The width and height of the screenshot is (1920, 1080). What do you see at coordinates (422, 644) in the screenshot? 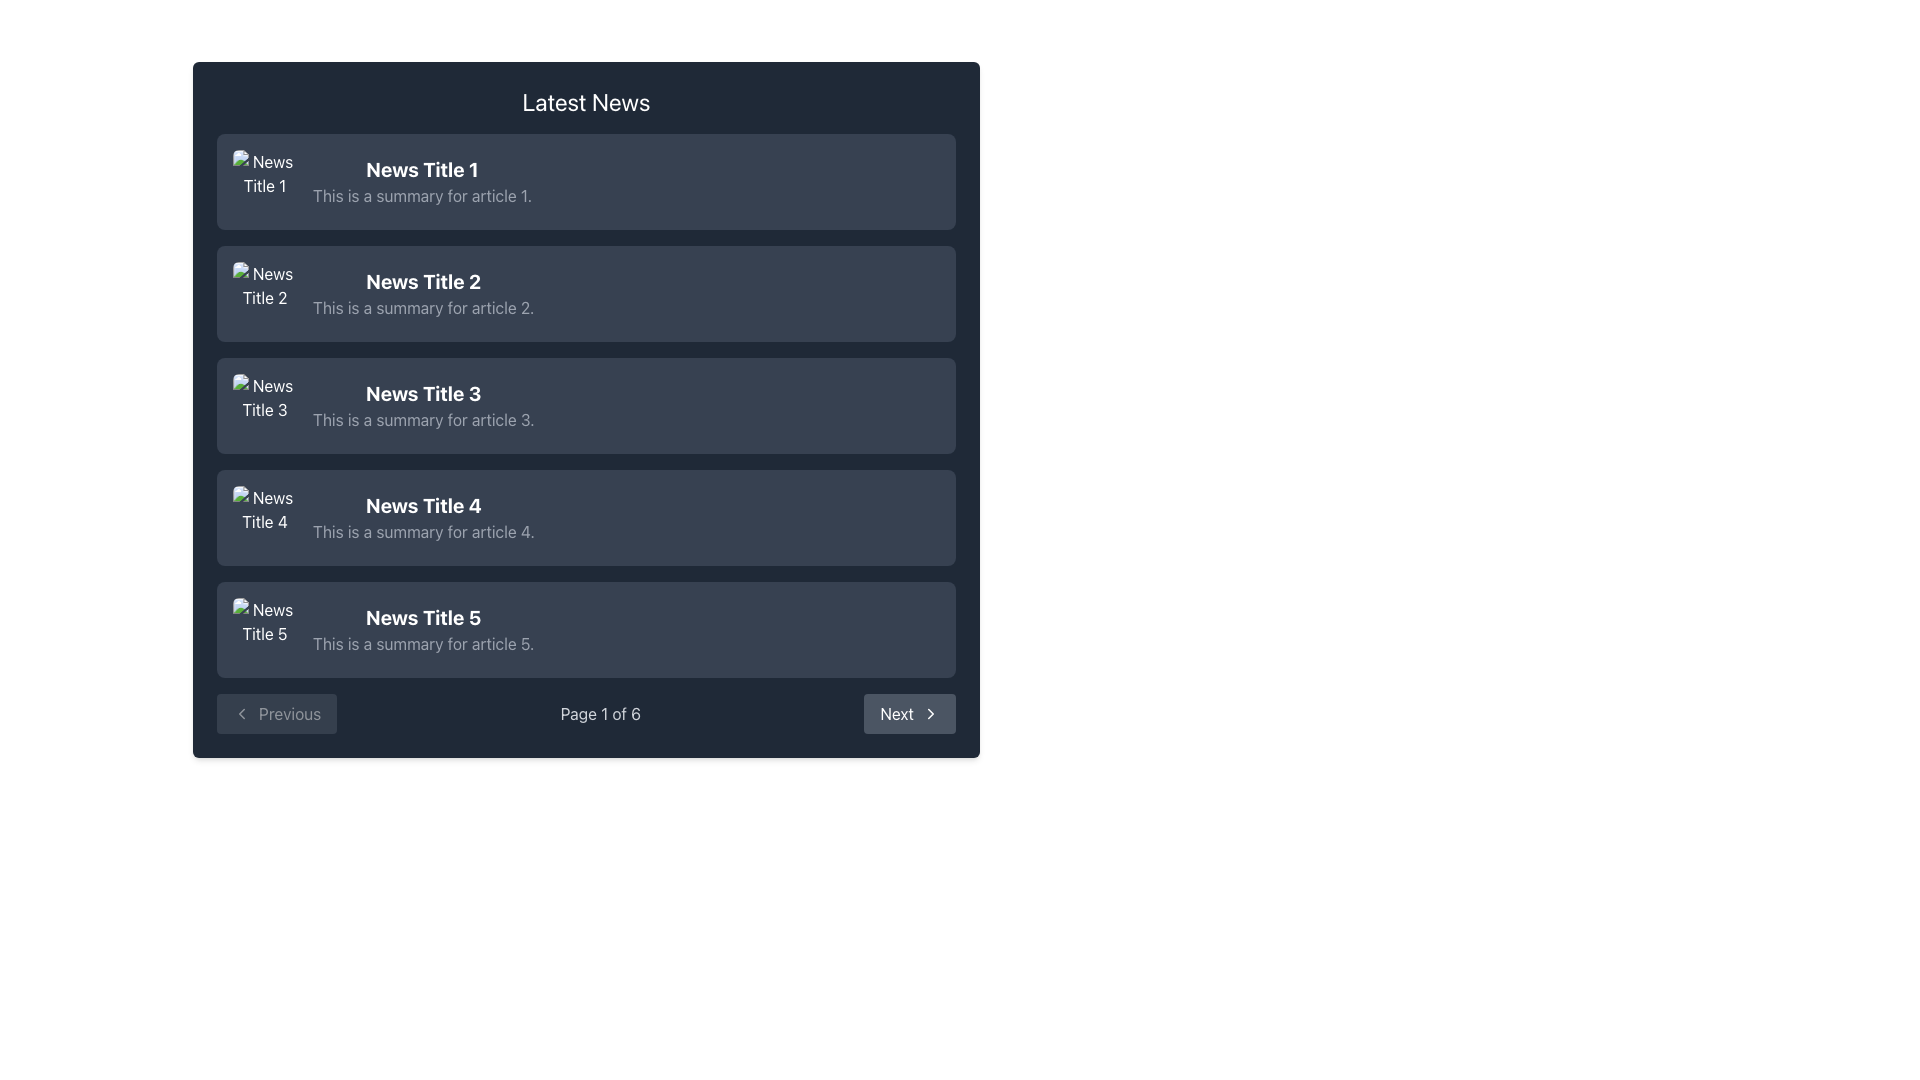
I see `the text label containing the phrase 'This is a summary for article 5.' located below 'News Title 5'` at bounding box center [422, 644].